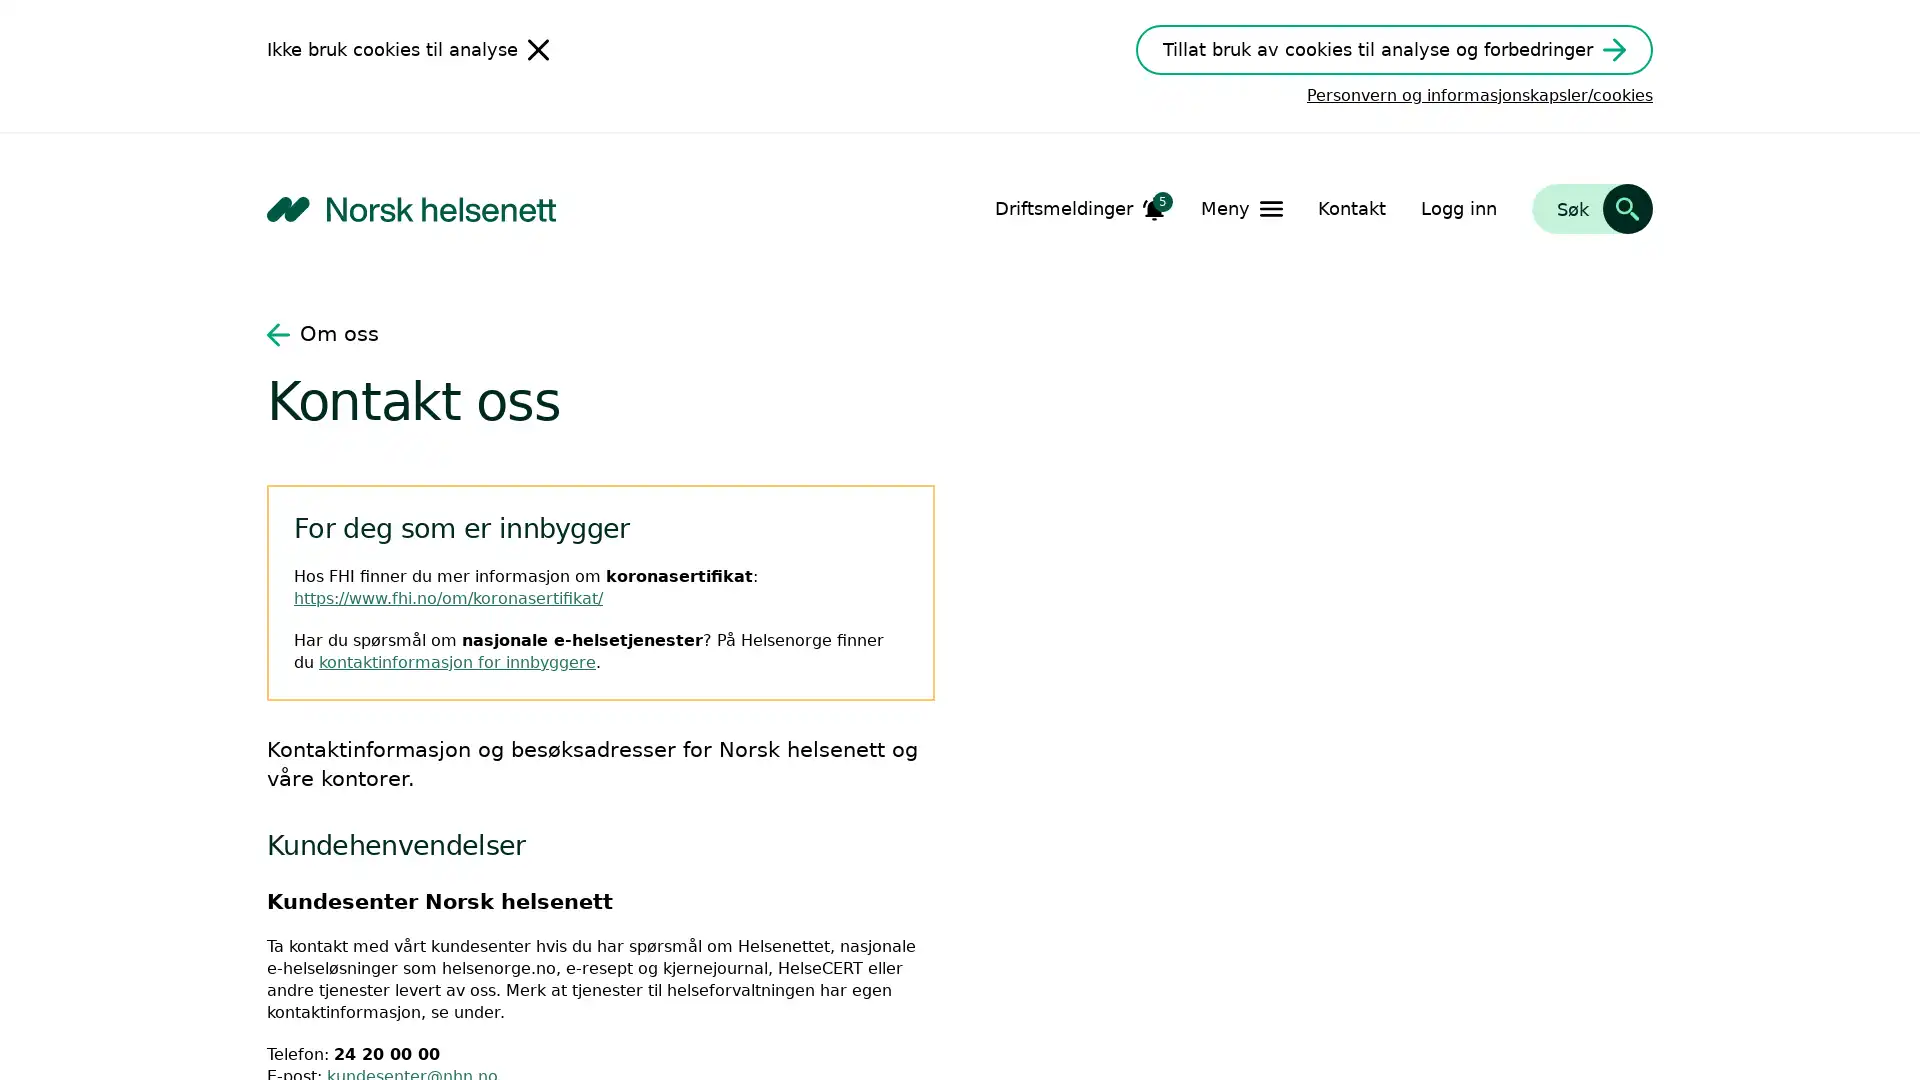  I want to click on Tillat bruk av cookies til analyse og forbedringer, so click(1393, 49).